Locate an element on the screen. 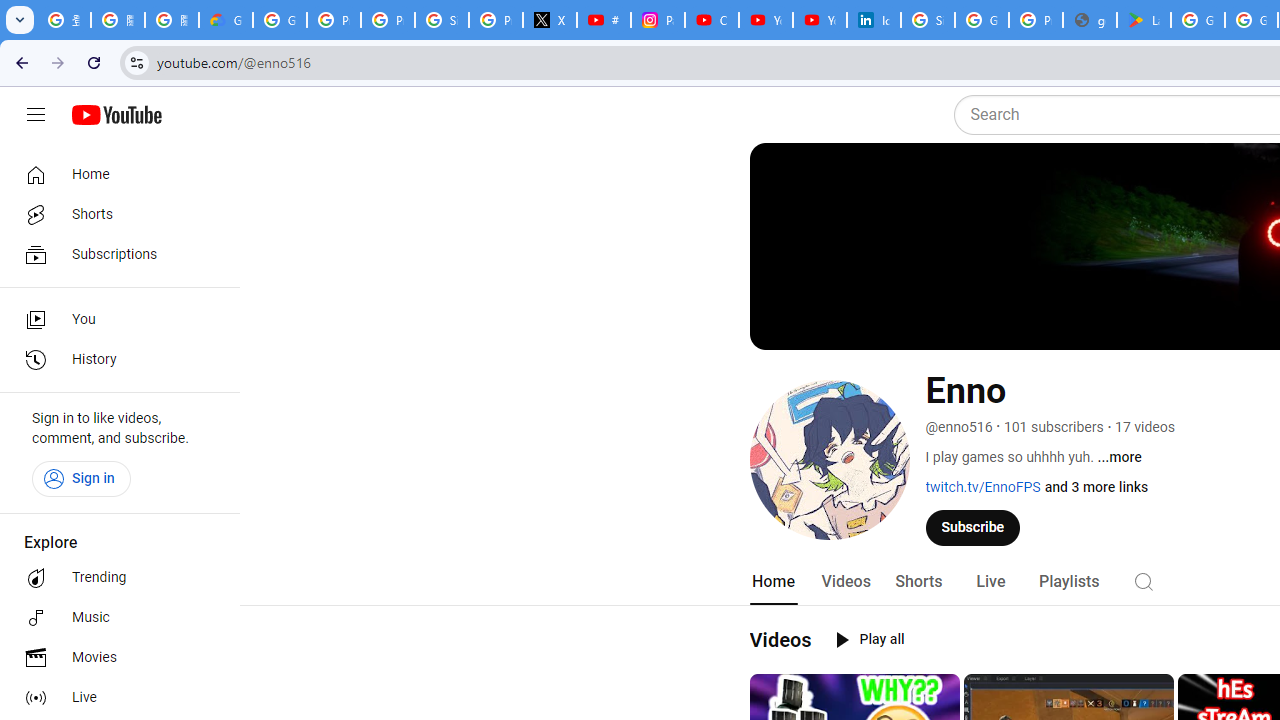  'YouTube Home' is located at coordinates (115, 115).